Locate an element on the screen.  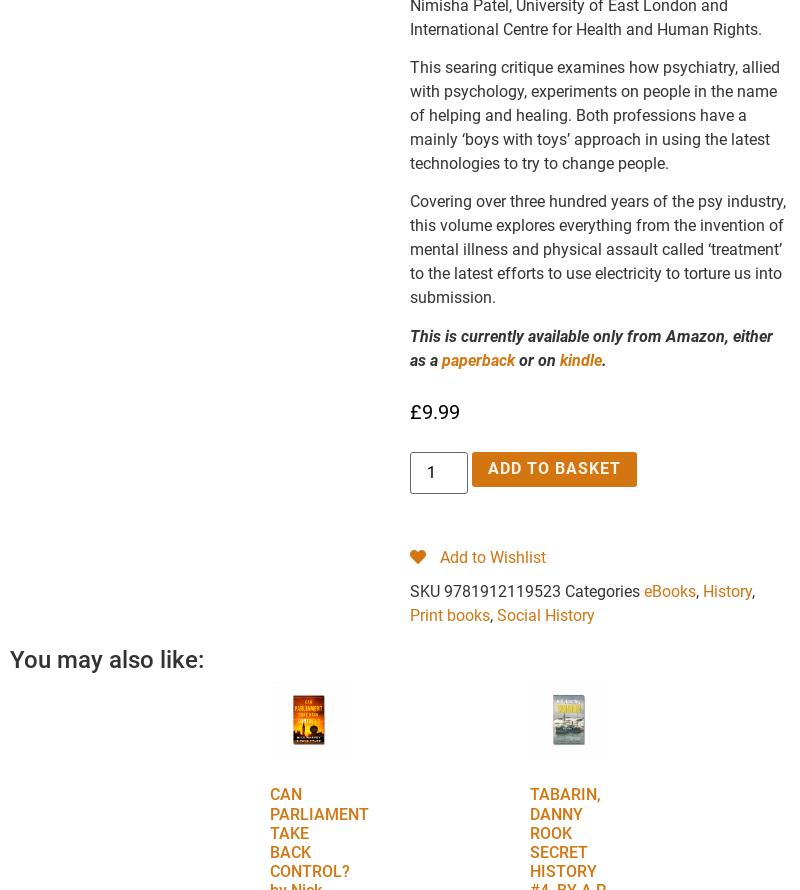
'kindle' is located at coordinates (579, 359).